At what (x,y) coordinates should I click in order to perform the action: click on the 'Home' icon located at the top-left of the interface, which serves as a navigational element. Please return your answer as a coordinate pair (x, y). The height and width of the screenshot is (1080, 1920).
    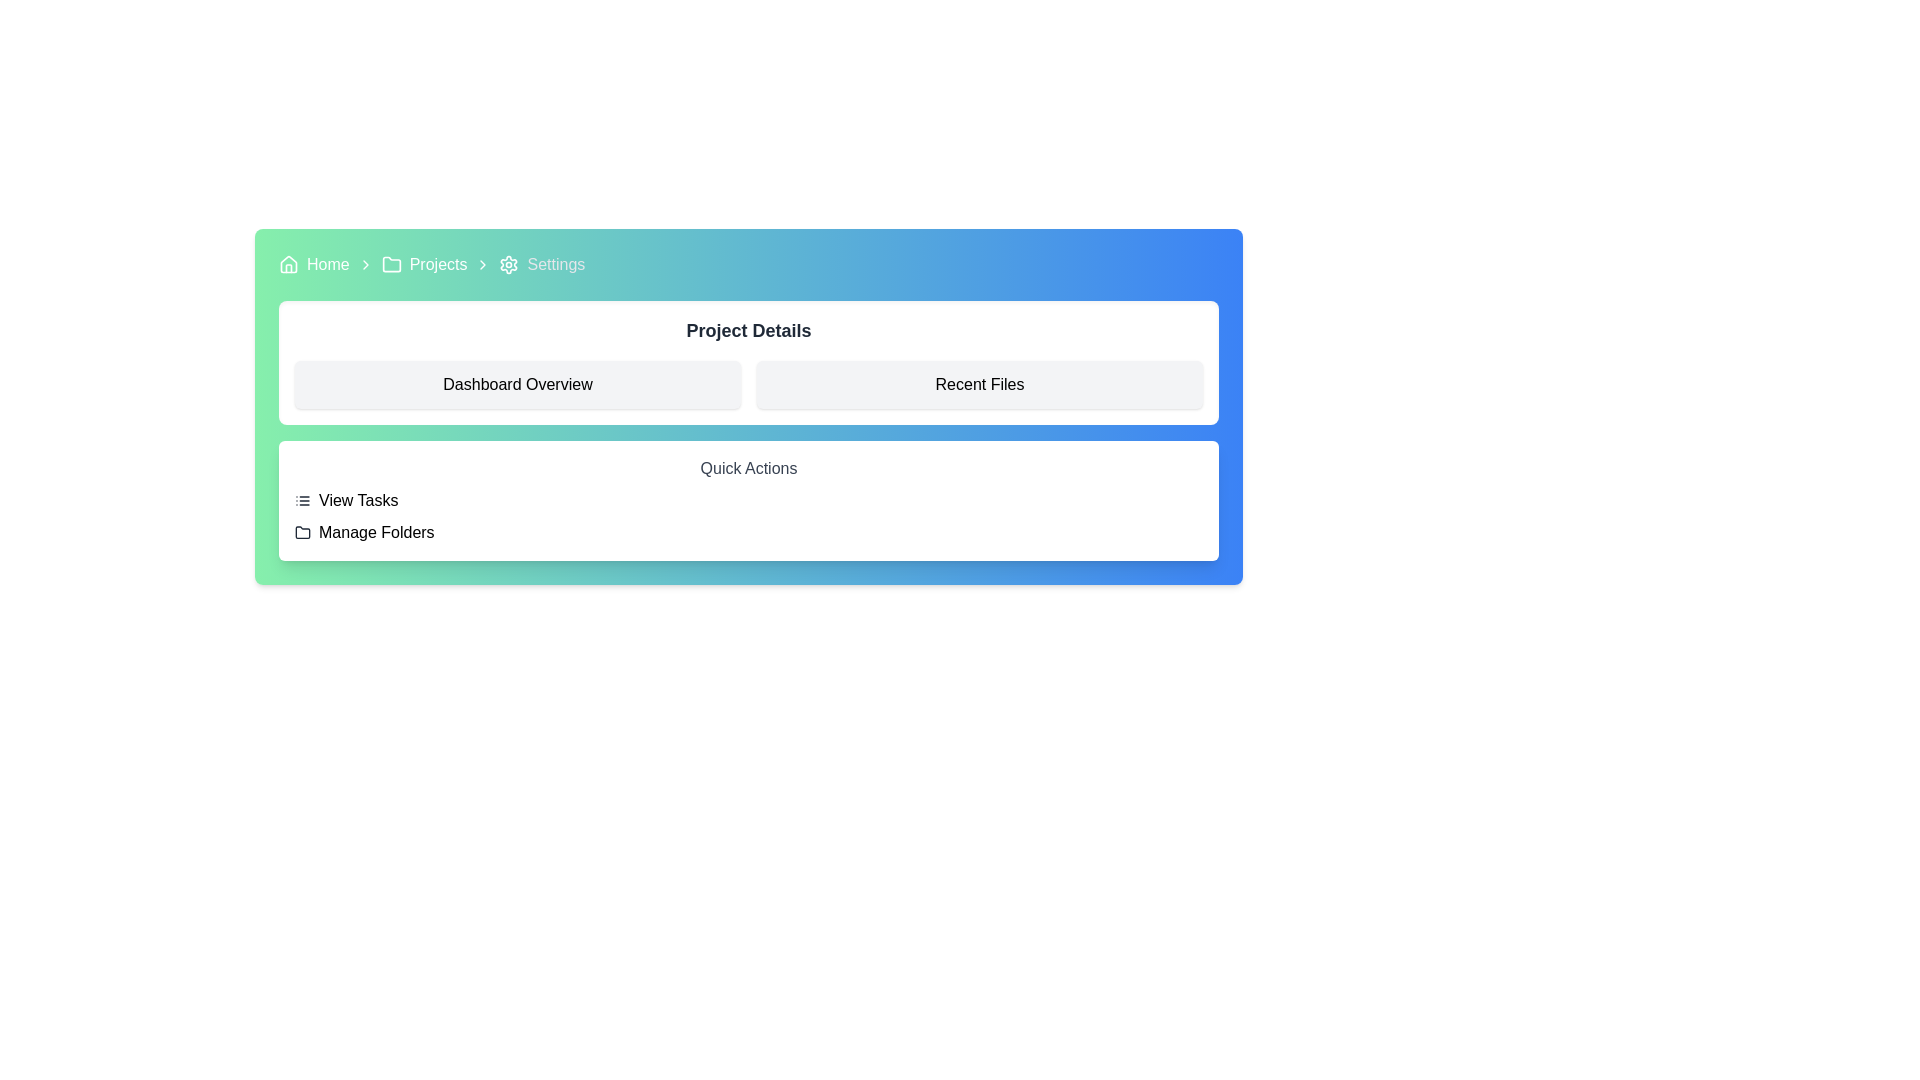
    Looking at the image, I should click on (287, 264).